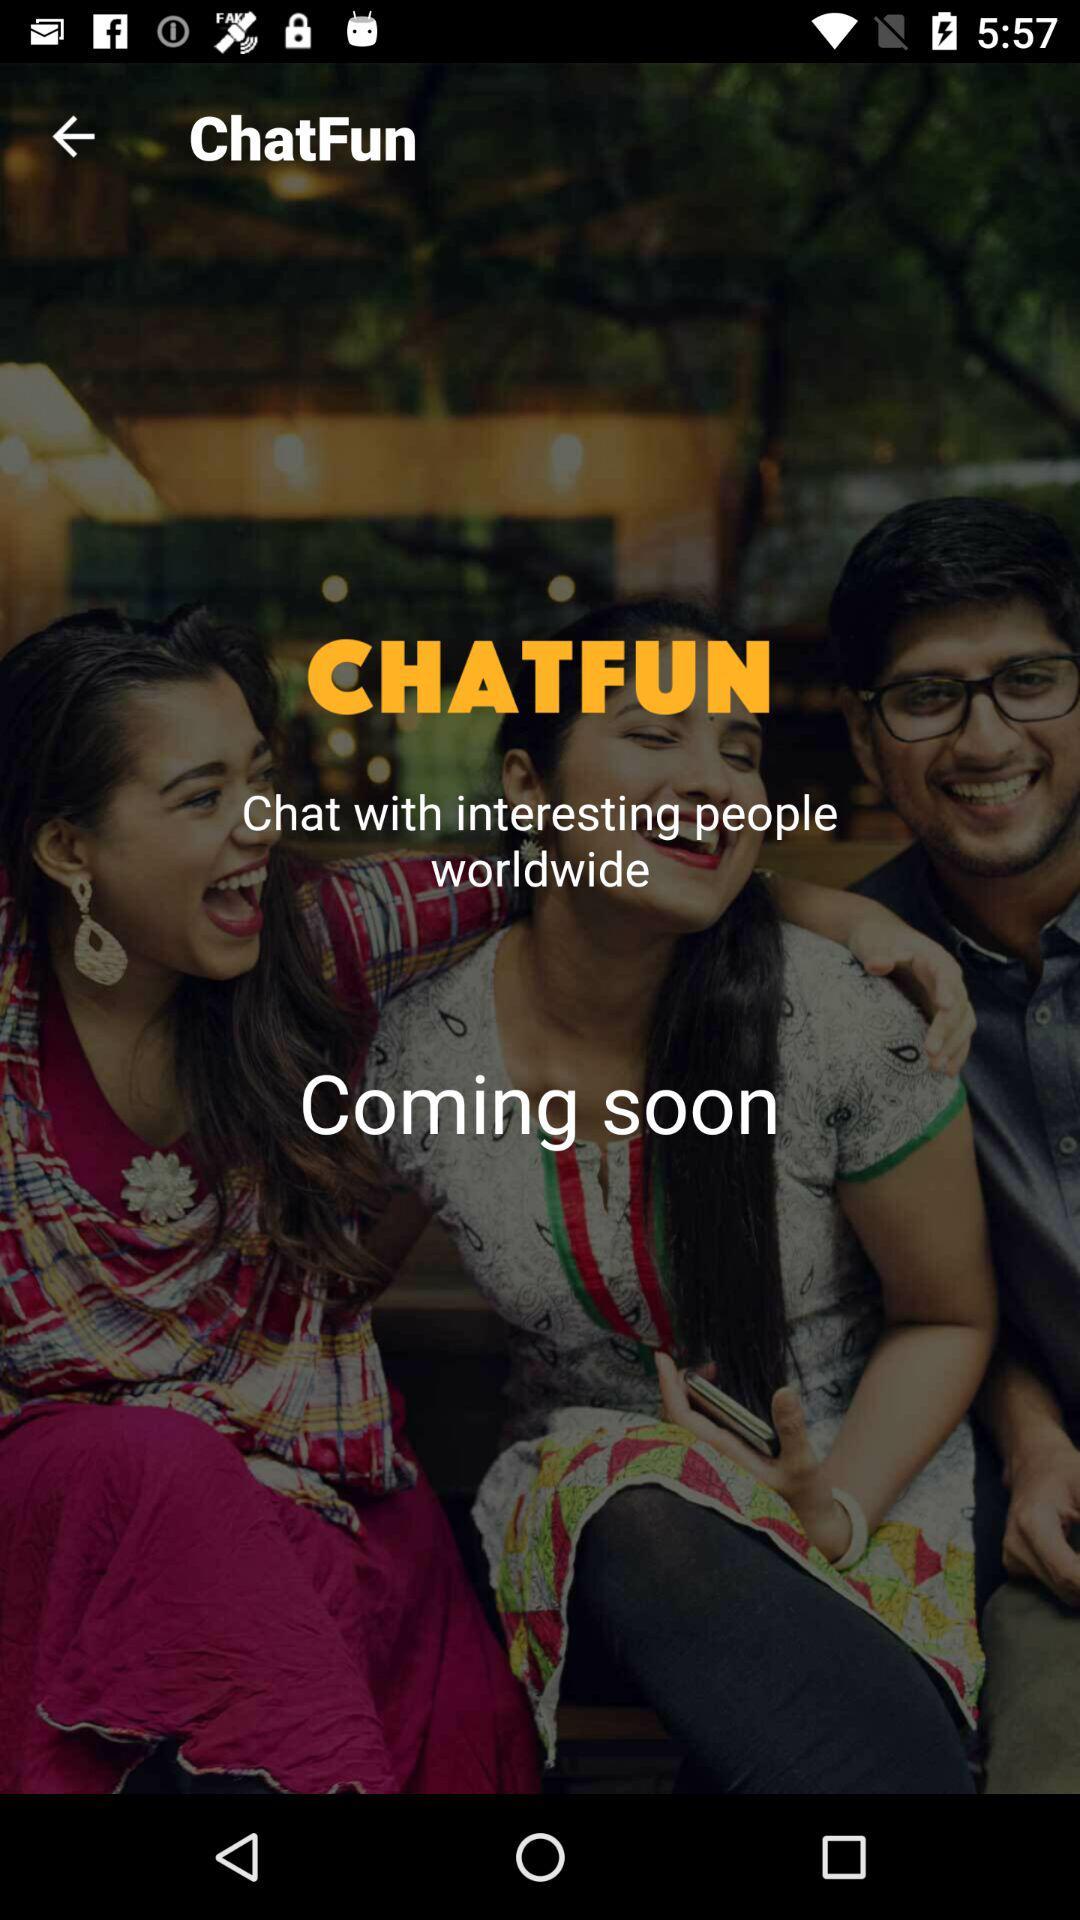 The height and width of the screenshot is (1920, 1080). Describe the element at coordinates (72, 135) in the screenshot. I see `the icon next to the chatfun` at that location.